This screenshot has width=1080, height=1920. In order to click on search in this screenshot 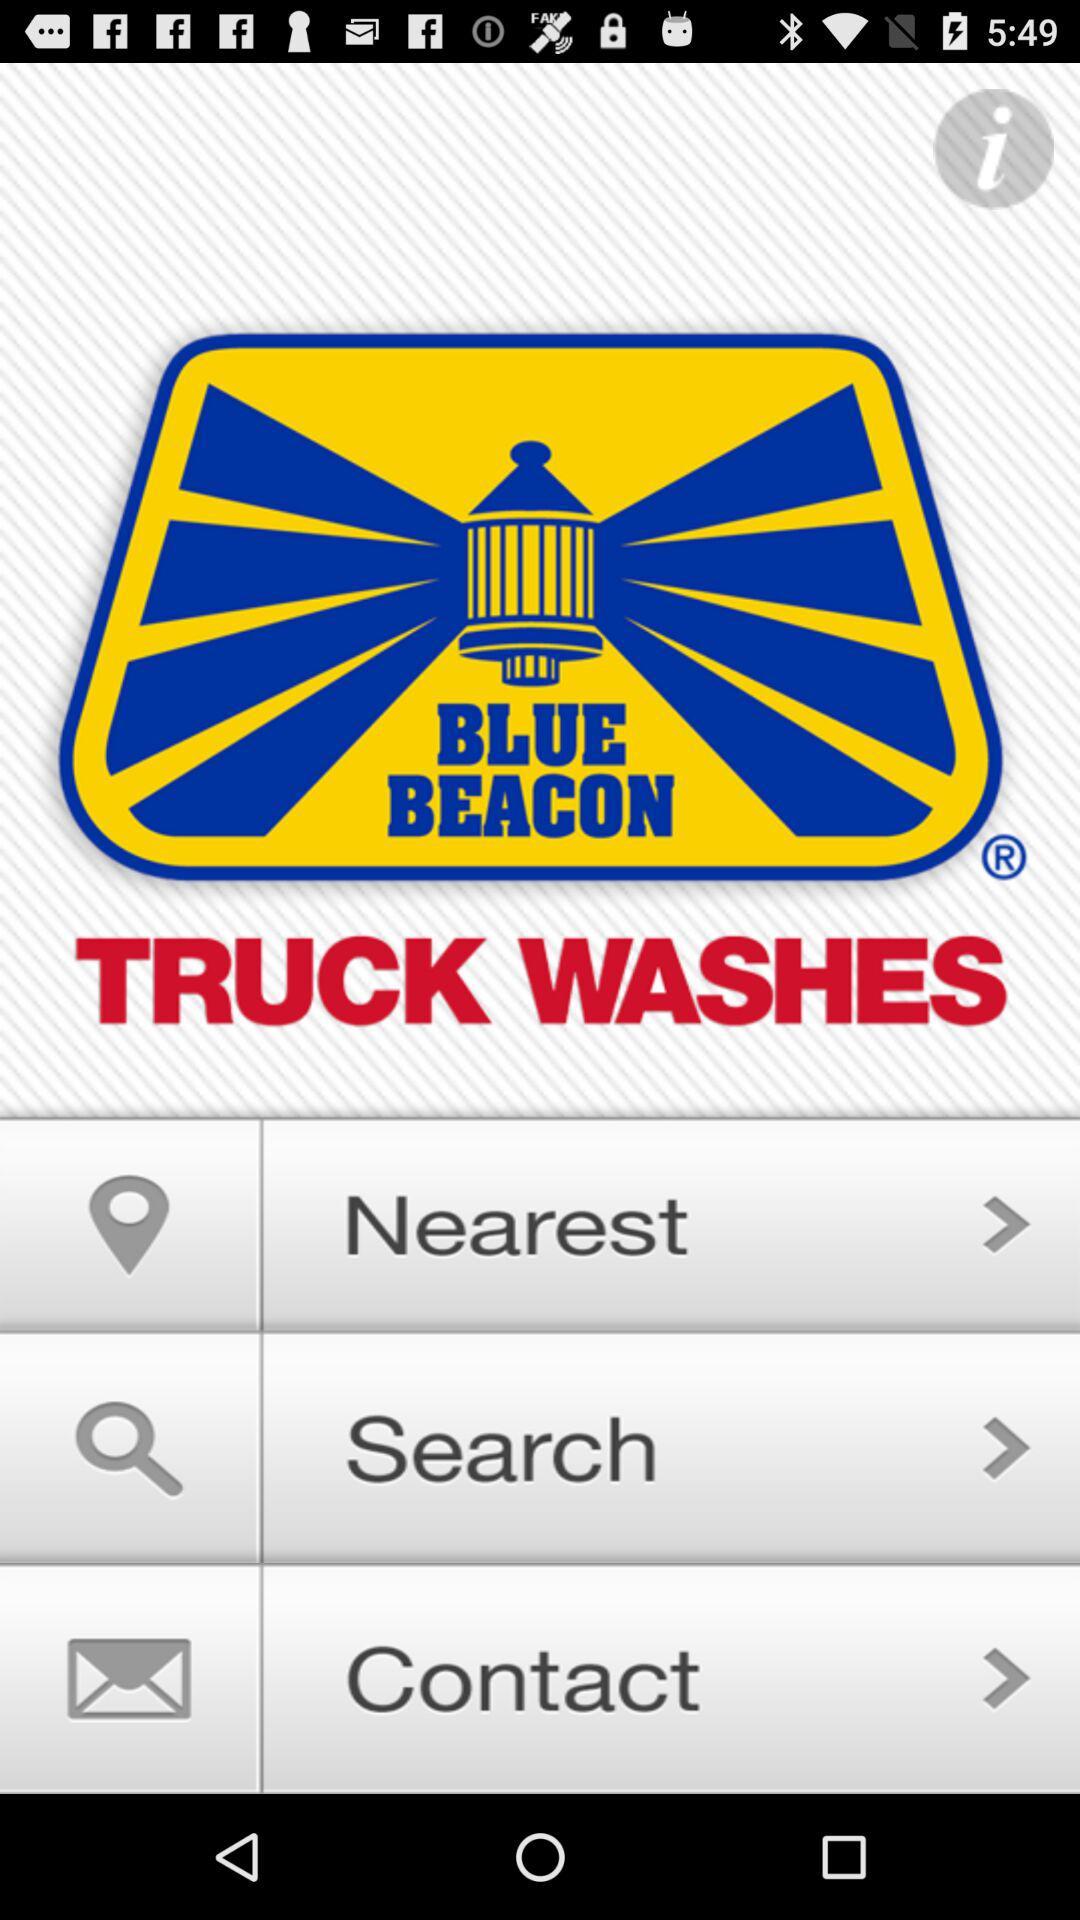, I will do `click(540, 1447)`.